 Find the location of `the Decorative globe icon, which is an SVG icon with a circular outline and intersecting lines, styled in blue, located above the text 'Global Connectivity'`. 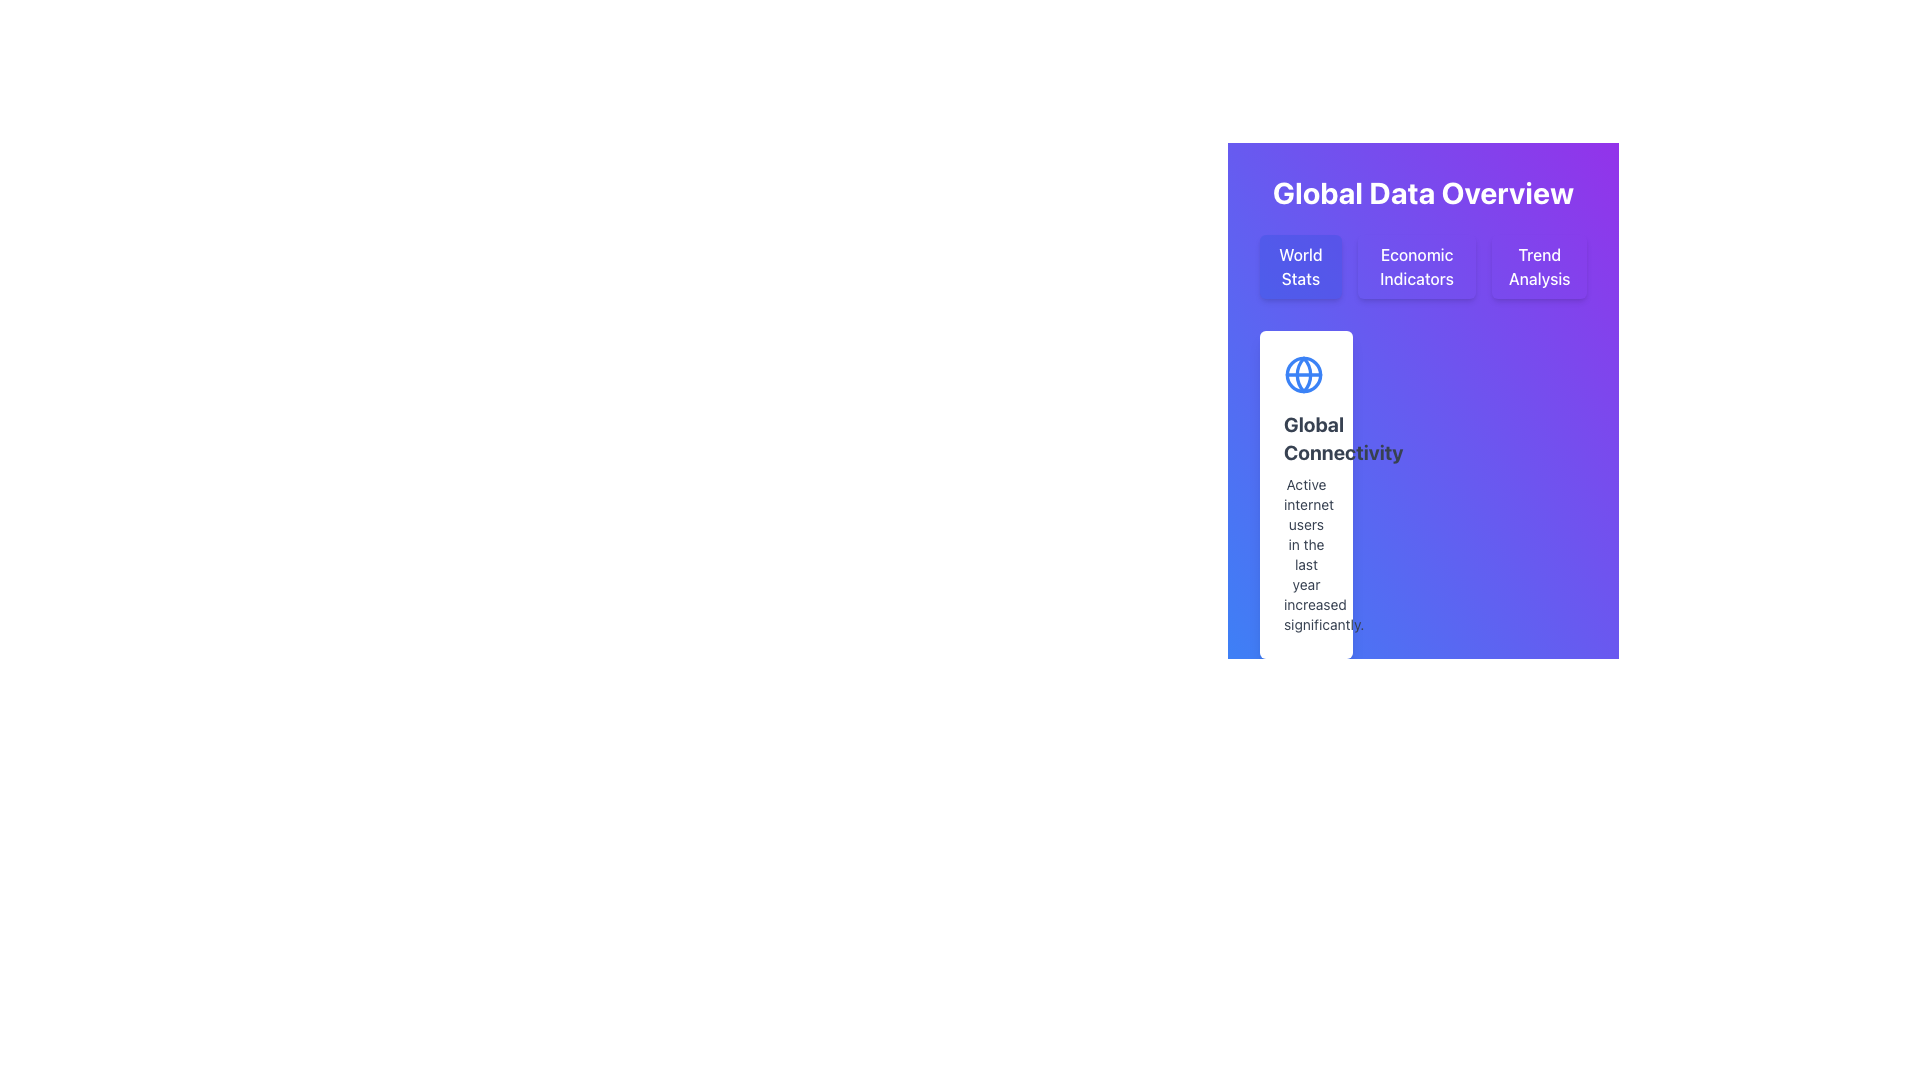

the Decorative globe icon, which is an SVG icon with a circular outline and intersecting lines, styled in blue, located above the text 'Global Connectivity' is located at coordinates (1304, 374).